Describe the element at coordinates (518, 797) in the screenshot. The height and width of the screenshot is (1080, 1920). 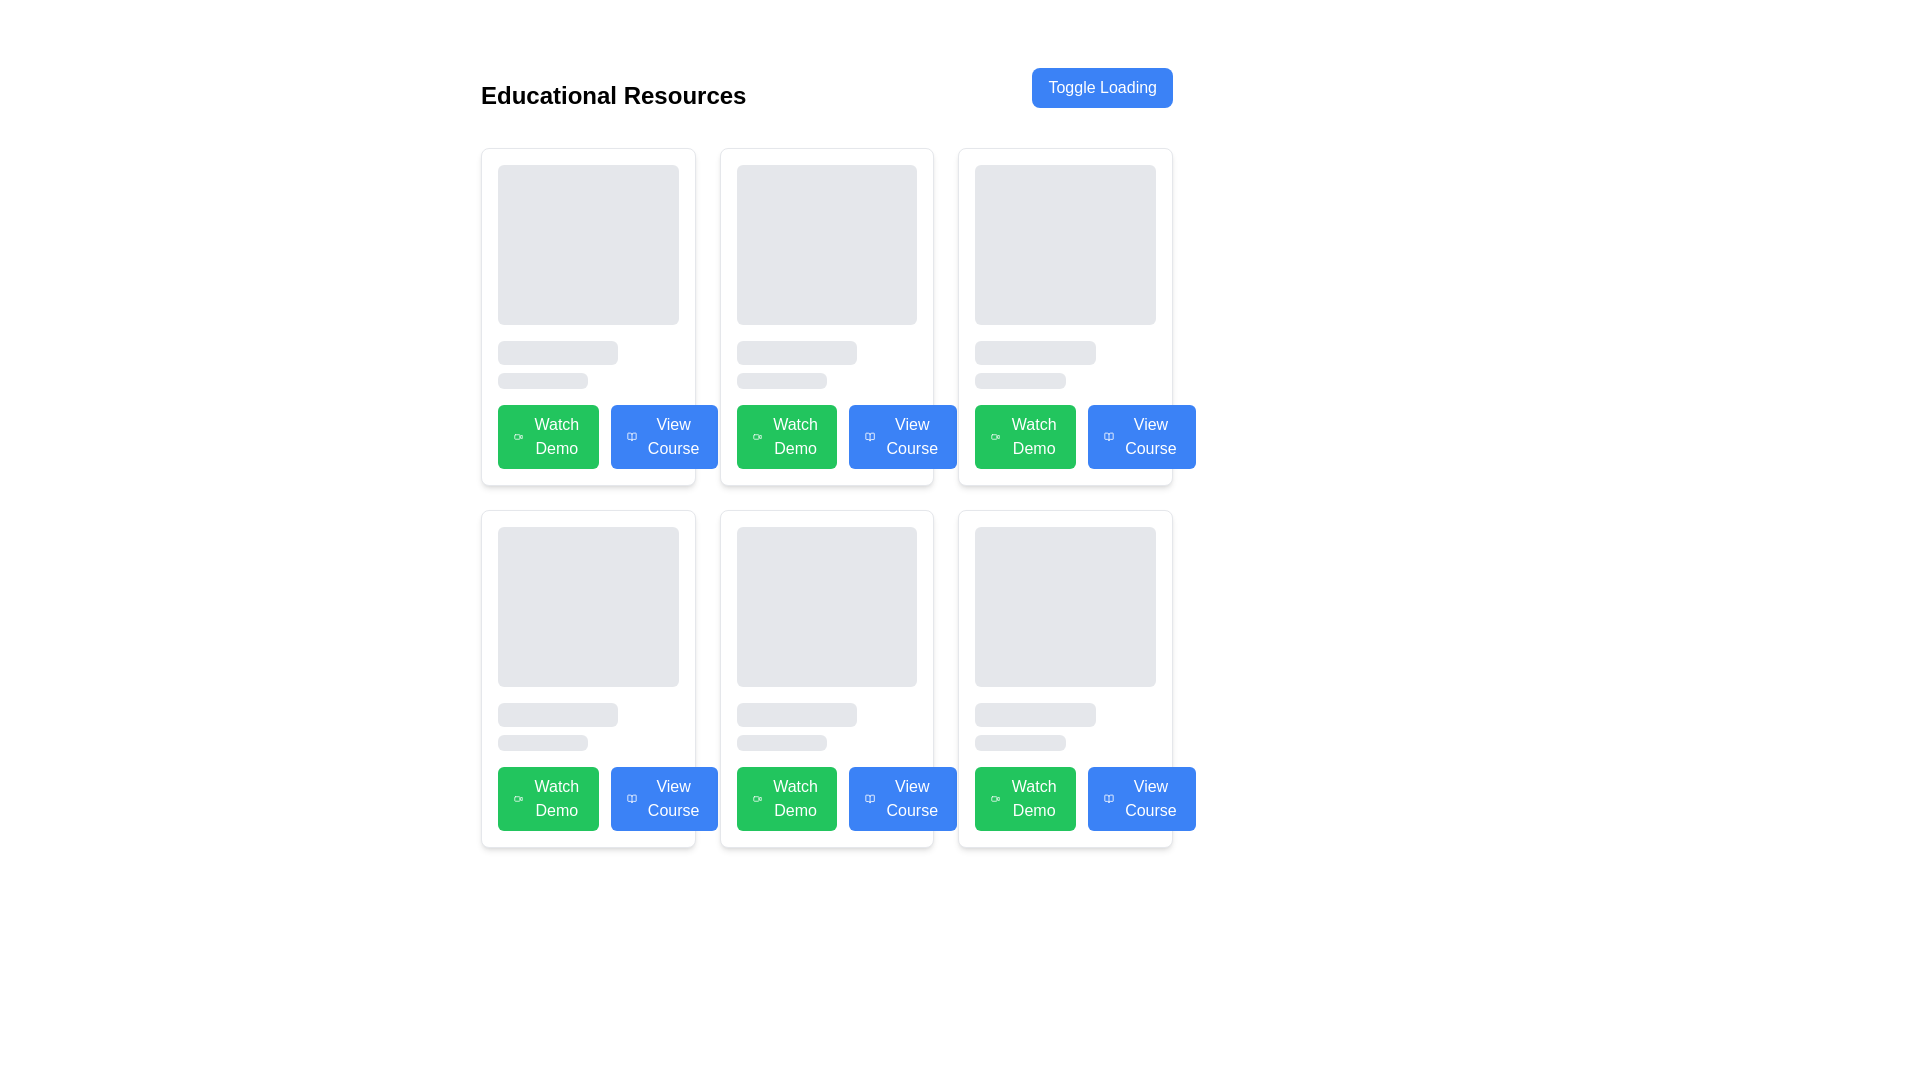
I see `the green 'Watch Demo' button icon resembling a video camera located at the bottom-left corner of the fourth item in a grid layout` at that location.